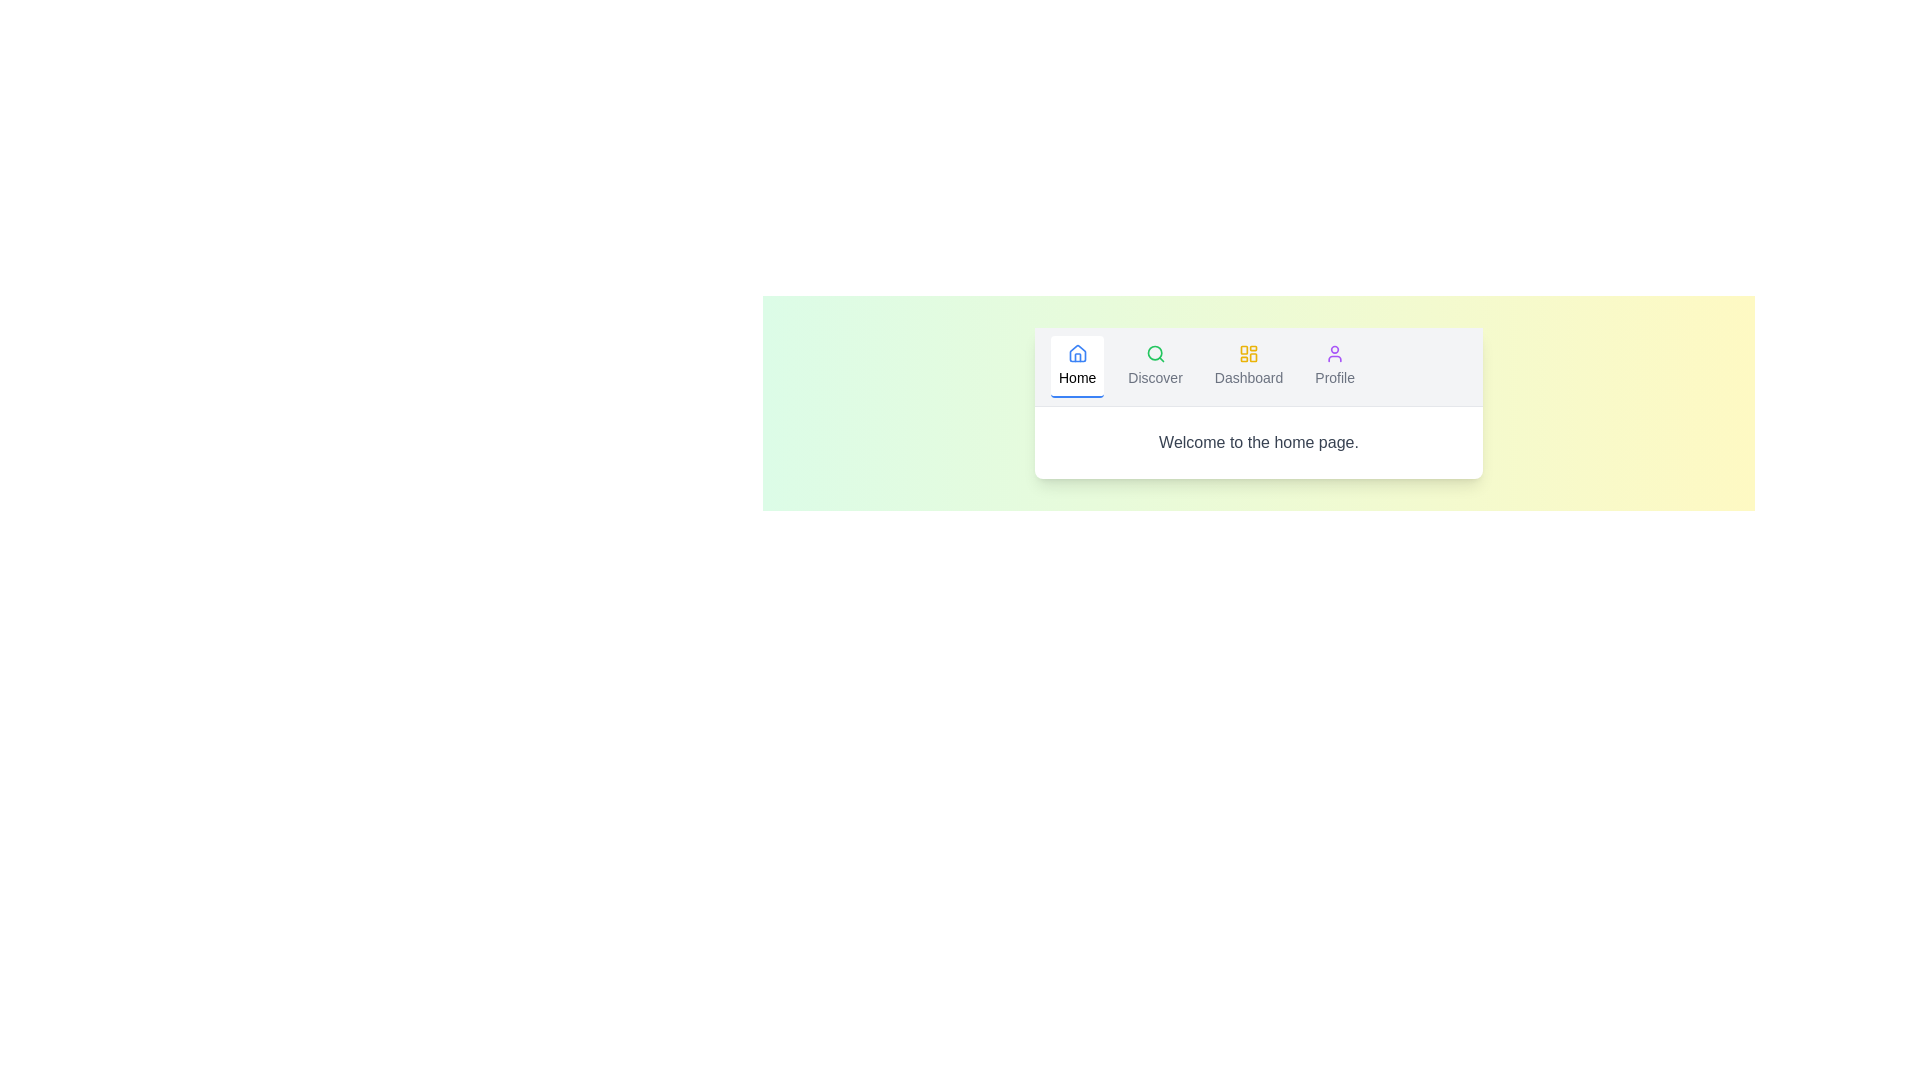 The image size is (1920, 1080). What do you see at coordinates (1075, 366) in the screenshot?
I see `the Home tab to navigate to its content` at bounding box center [1075, 366].